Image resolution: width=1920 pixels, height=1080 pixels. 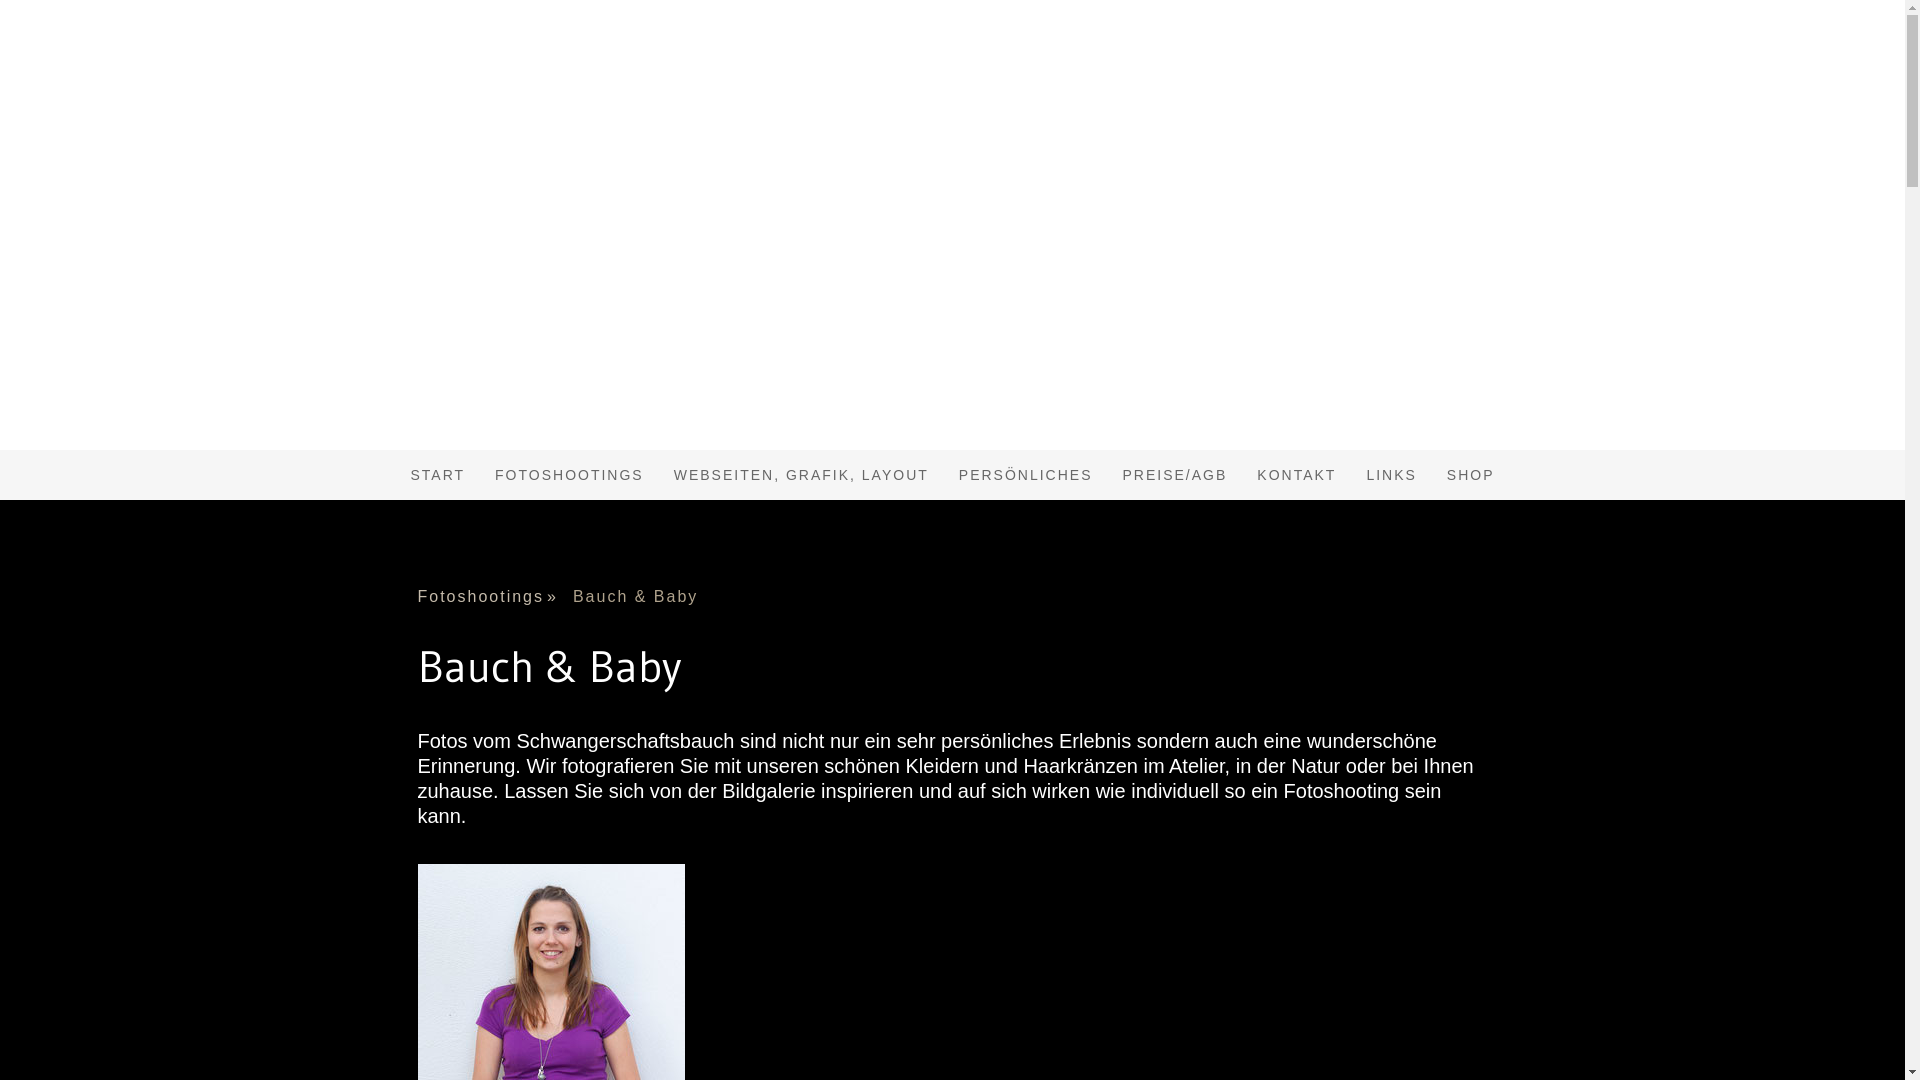 What do you see at coordinates (480, 474) in the screenshot?
I see `'FOTOSHOOTINGS'` at bounding box center [480, 474].